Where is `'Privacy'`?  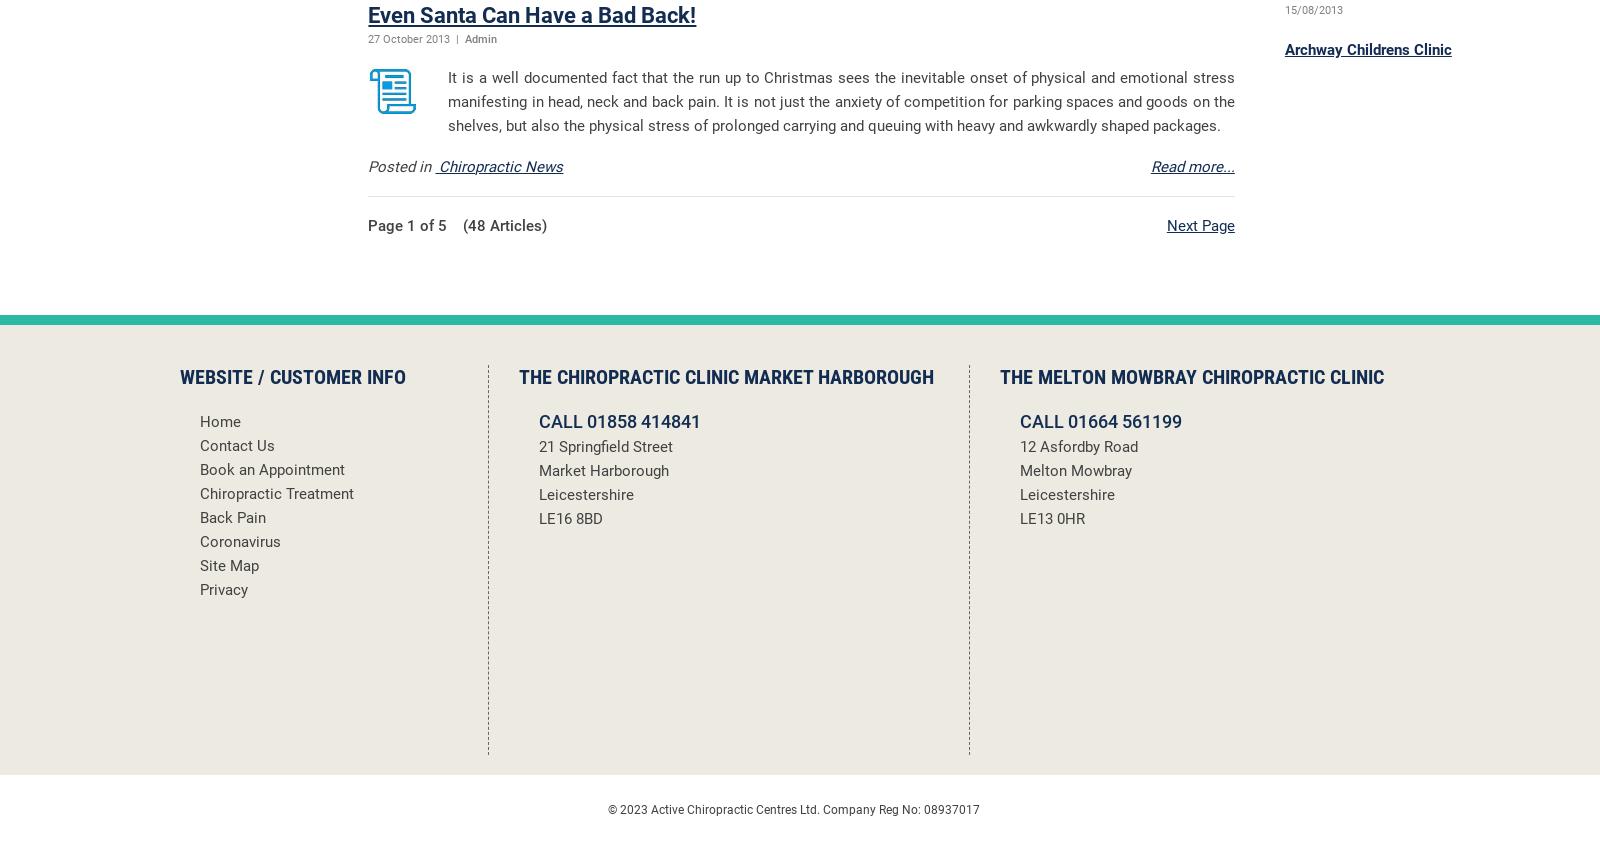
'Privacy' is located at coordinates (224, 589).